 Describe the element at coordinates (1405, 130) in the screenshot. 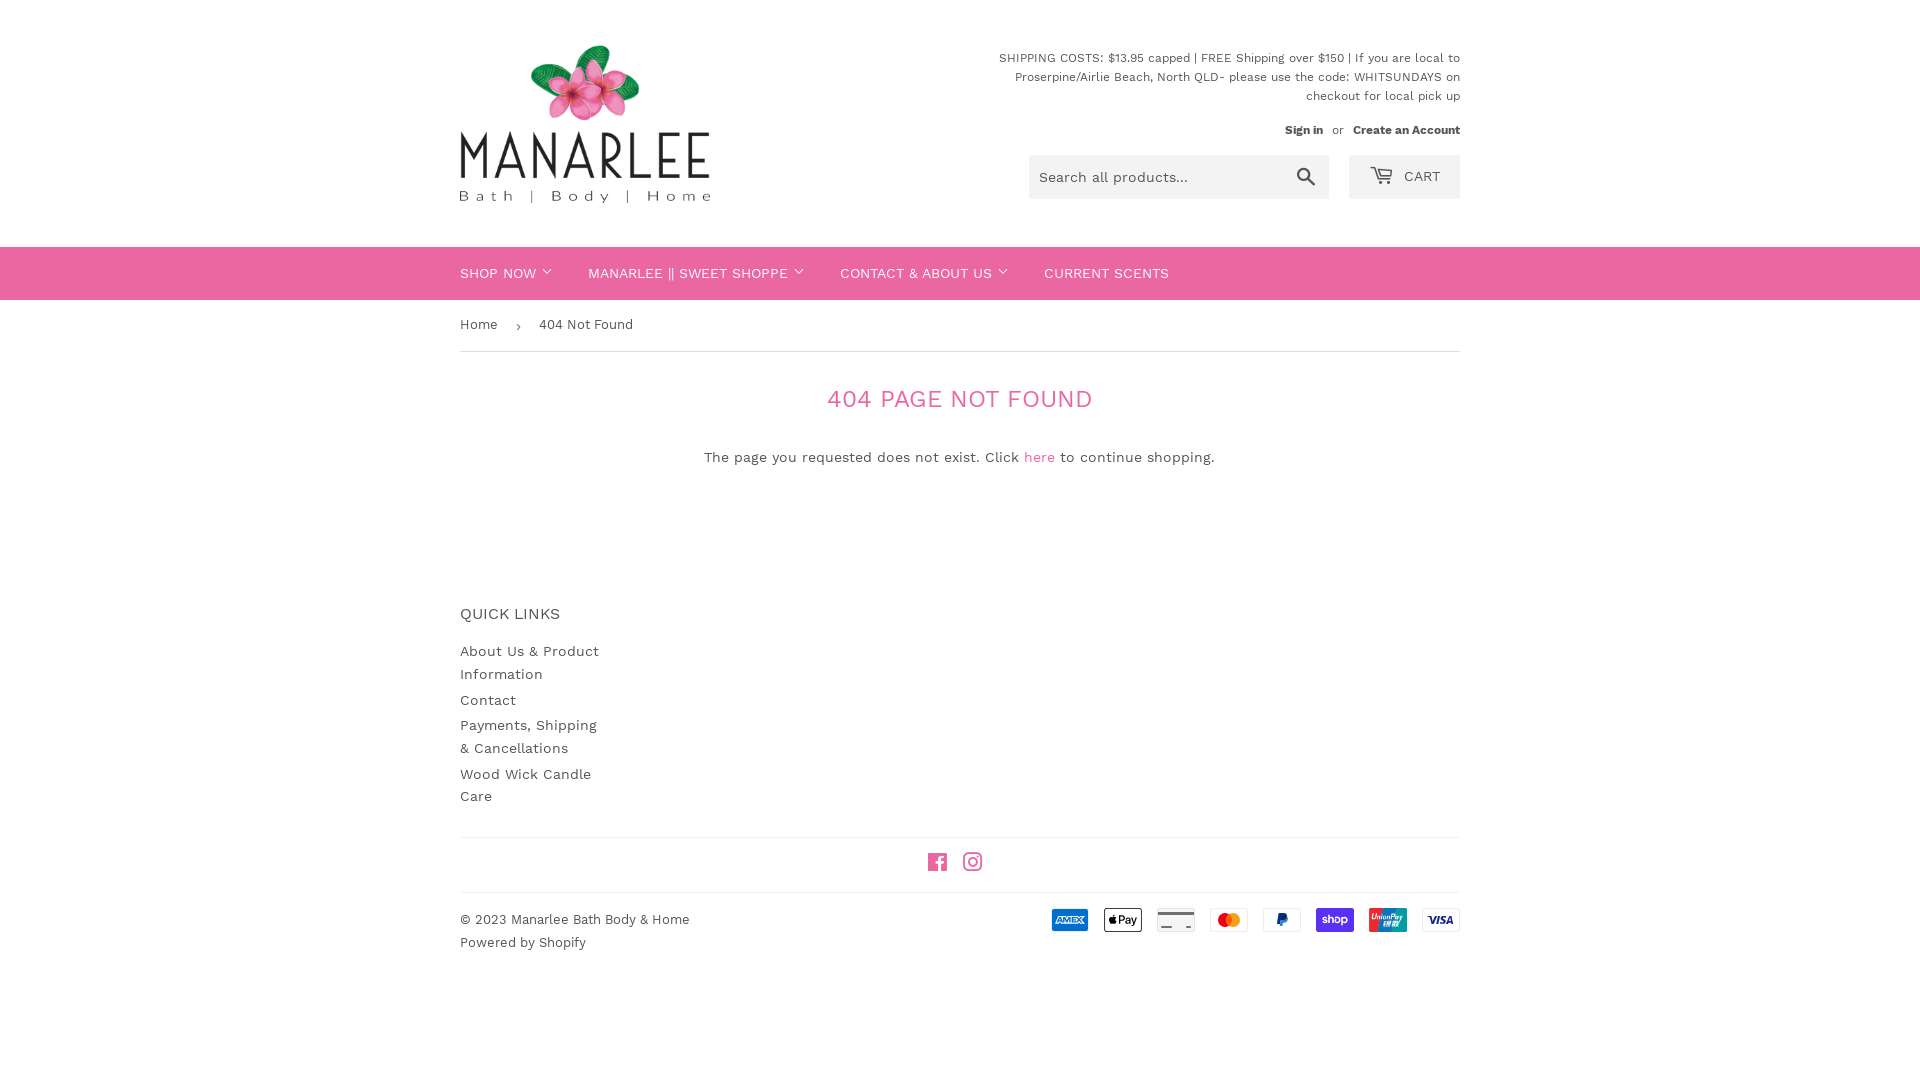

I see `'Create an Account'` at that location.